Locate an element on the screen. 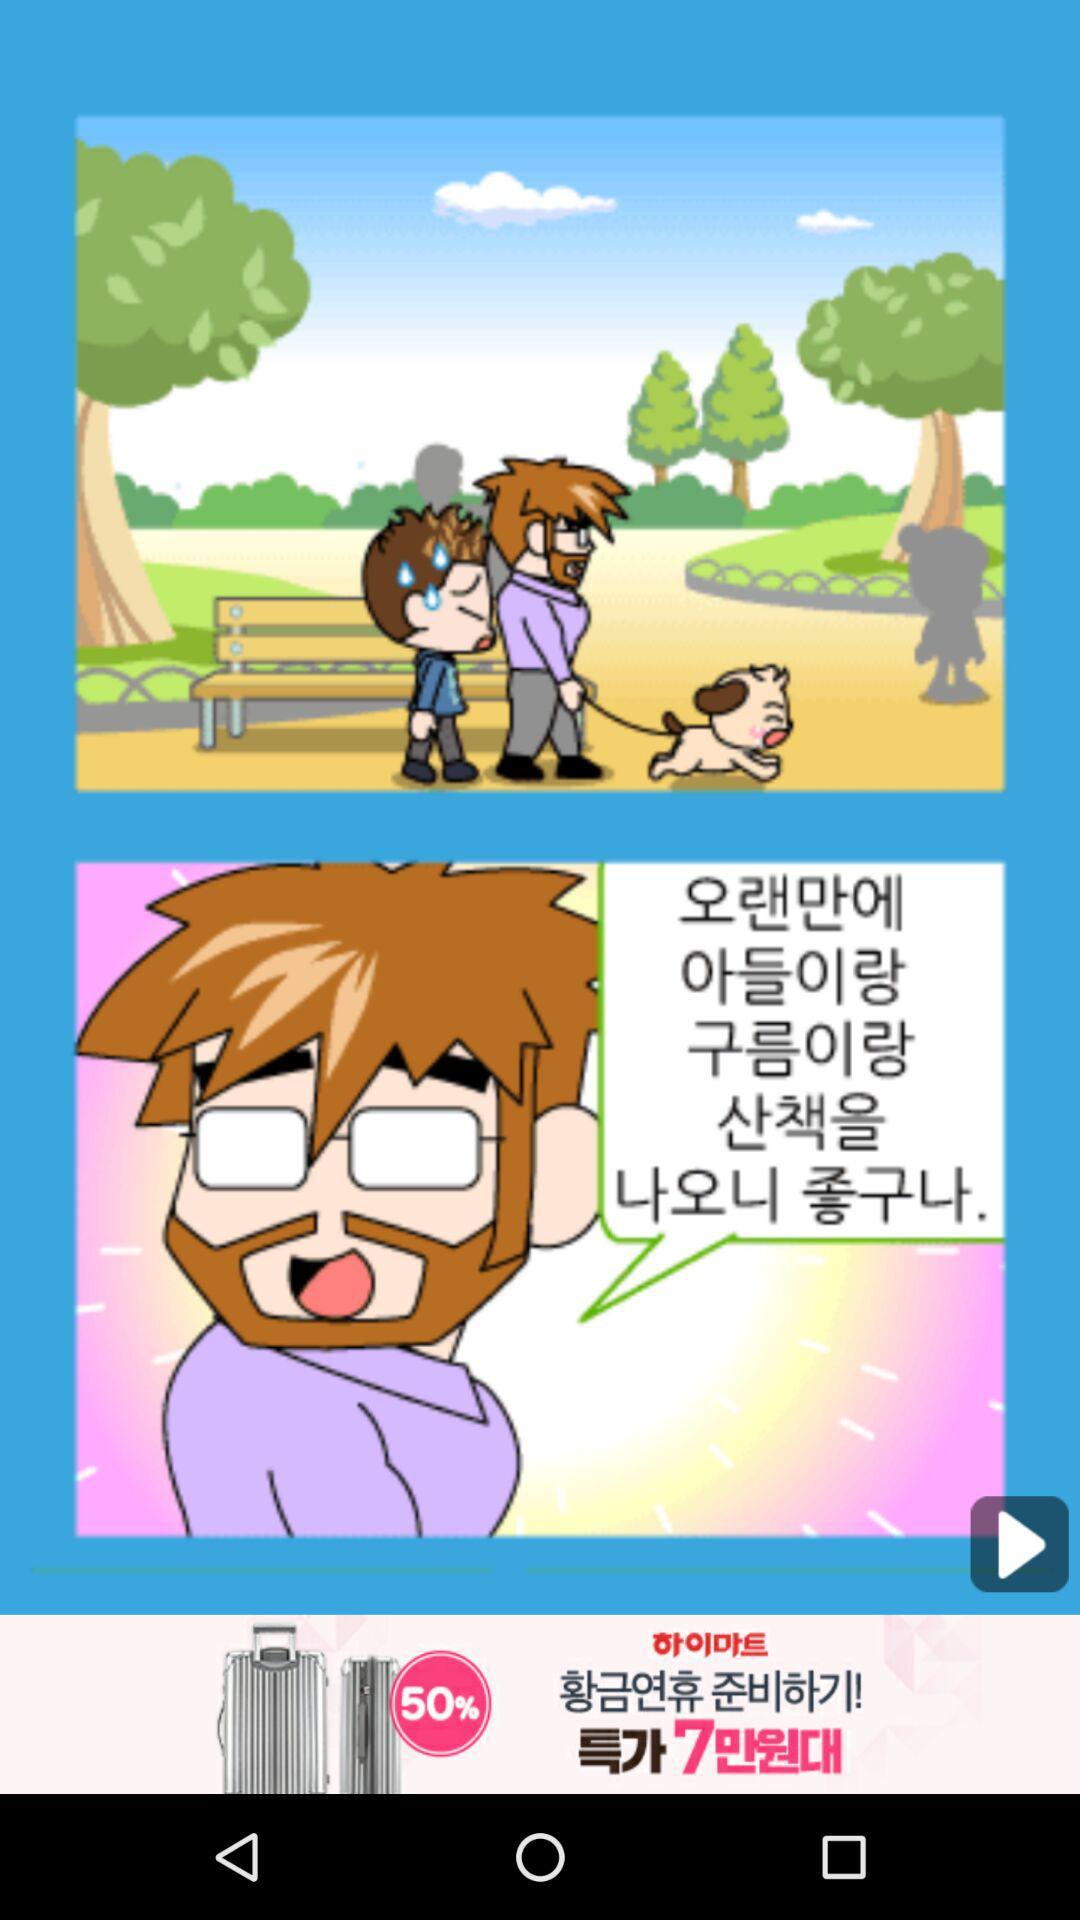 This screenshot has width=1080, height=1920. article is located at coordinates (1019, 1543).